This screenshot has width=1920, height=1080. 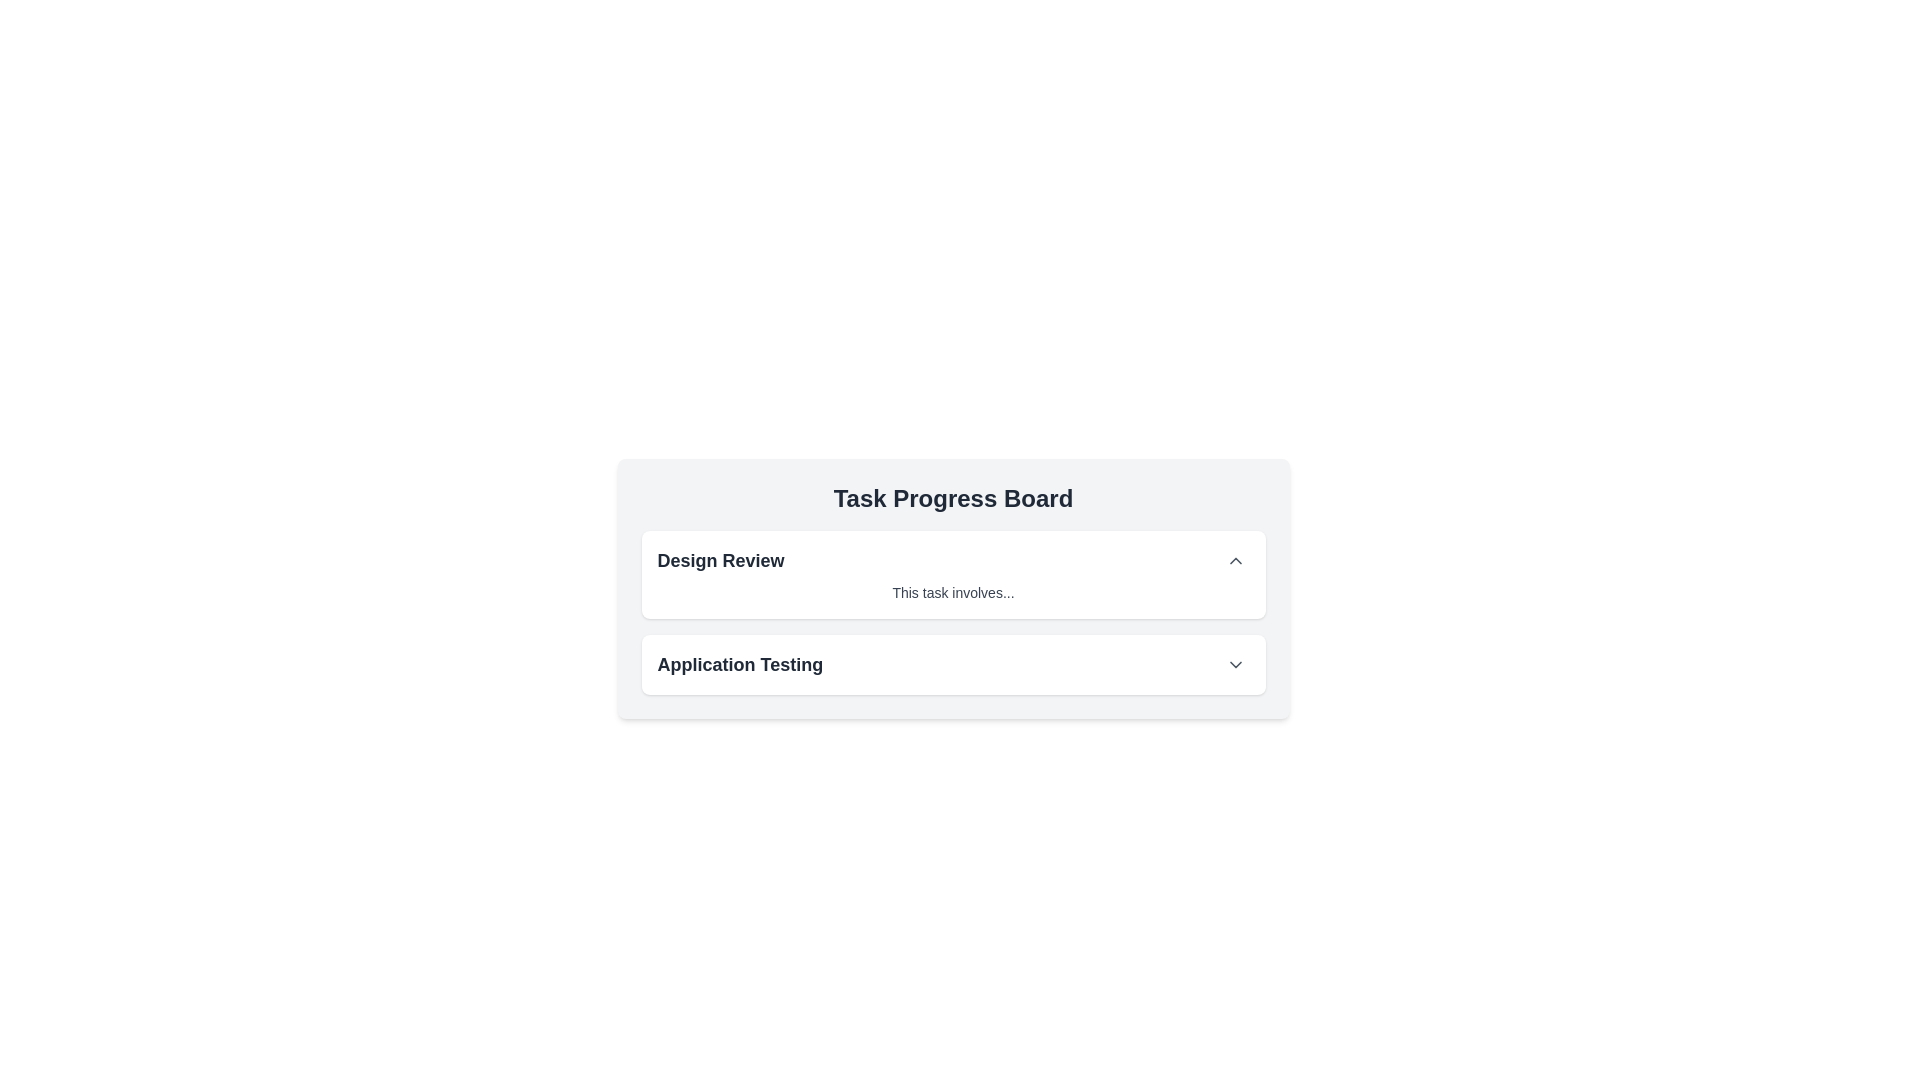 What do you see at coordinates (952, 592) in the screenshot?
I see `the text label that reads 'This task involves...', which is styled in smaller gray font and positioned immediately below the 'Design Review' heading` at bounding box center [952, 592].